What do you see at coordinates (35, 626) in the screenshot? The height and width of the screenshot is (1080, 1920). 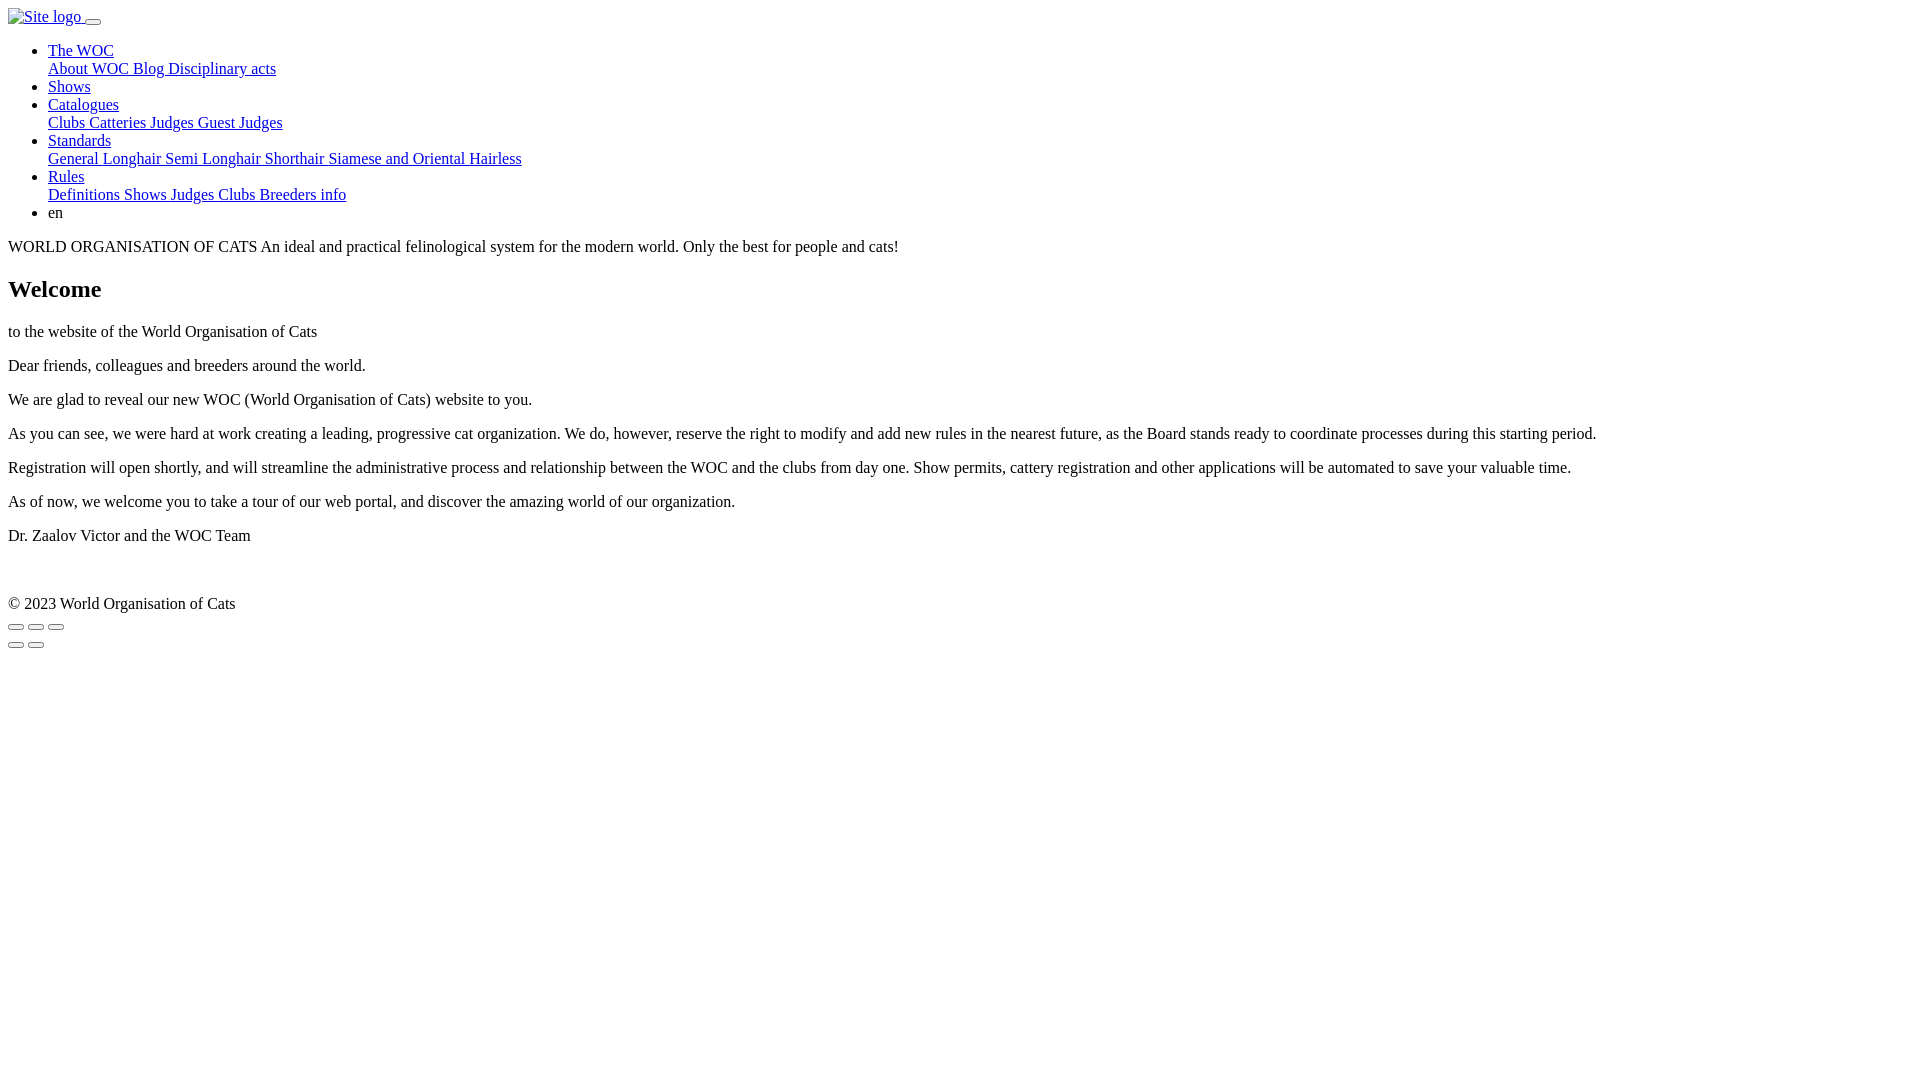 I see `'Toggle fullscreen'` at bounding box center [35, 626].